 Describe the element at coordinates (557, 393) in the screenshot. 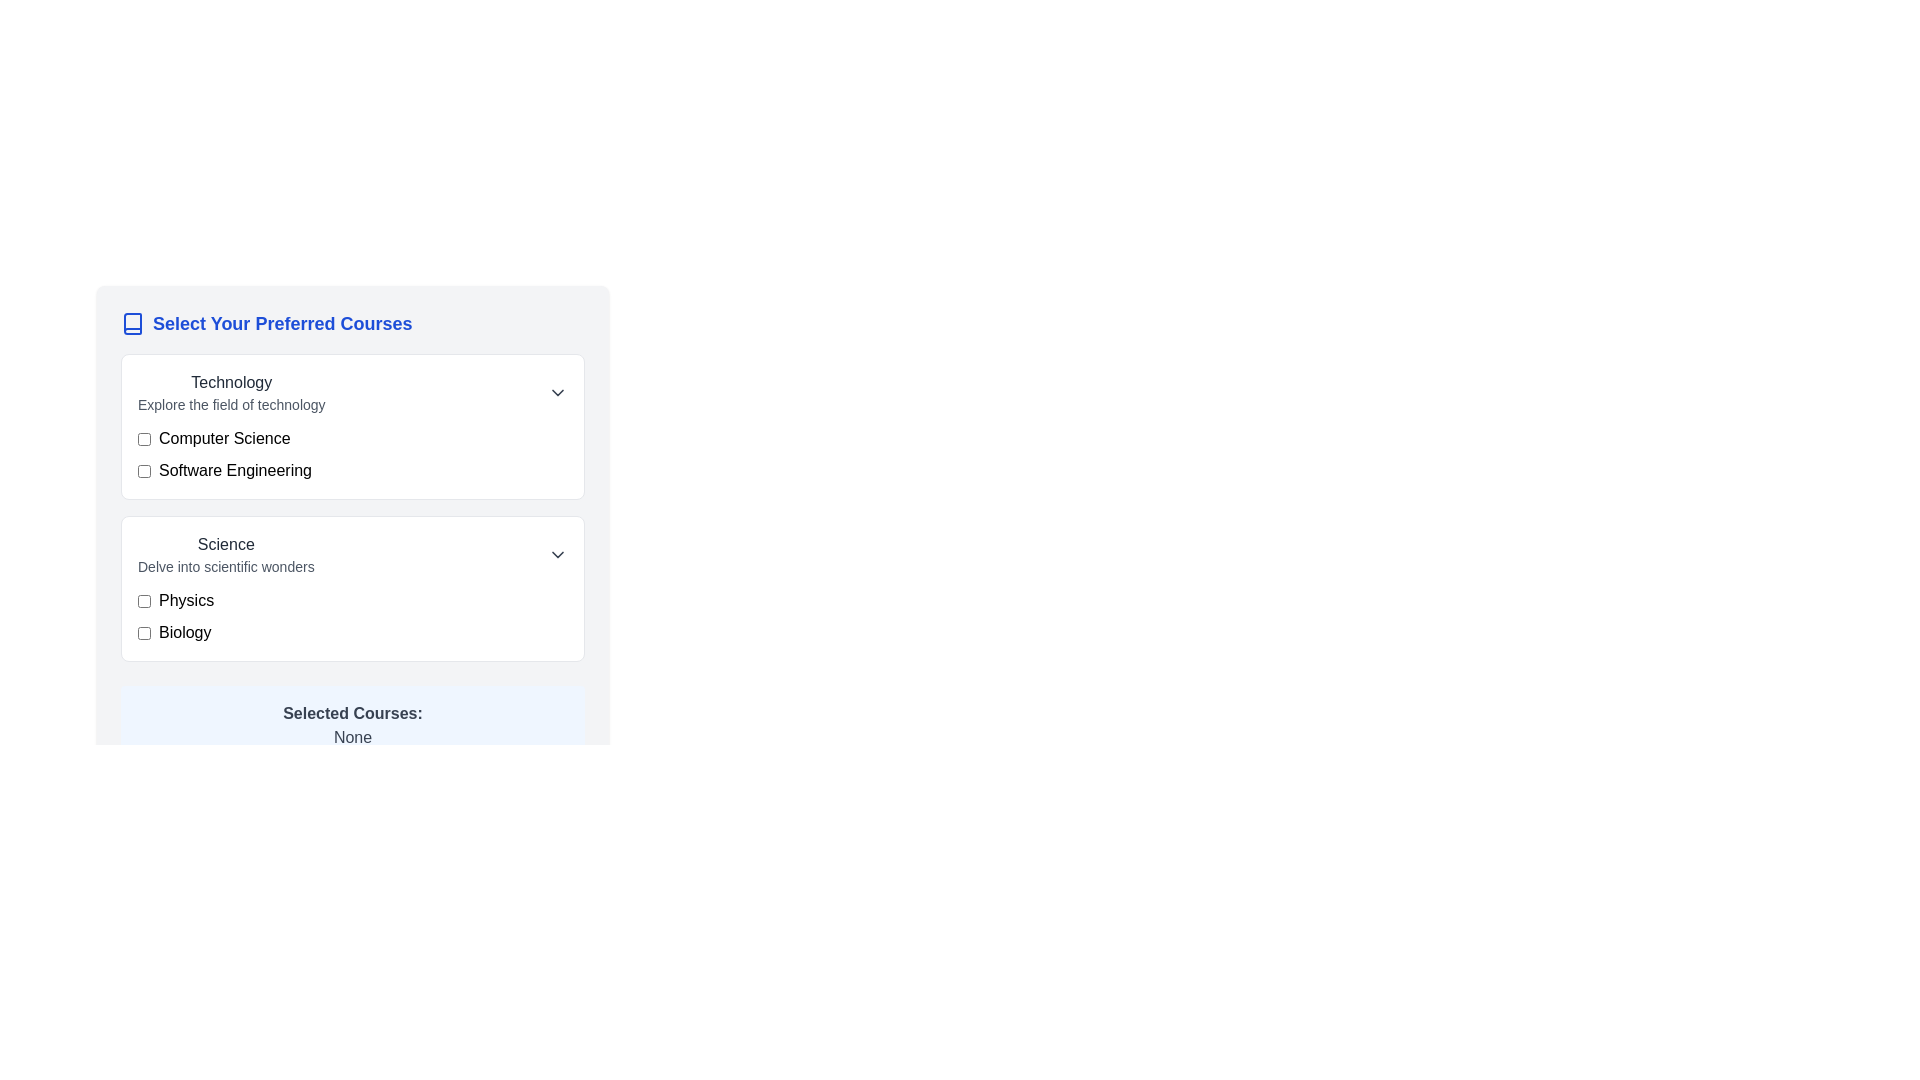

I see `the chevron dropdown button located at the rightmost position of the 'Technology' section` at that location.